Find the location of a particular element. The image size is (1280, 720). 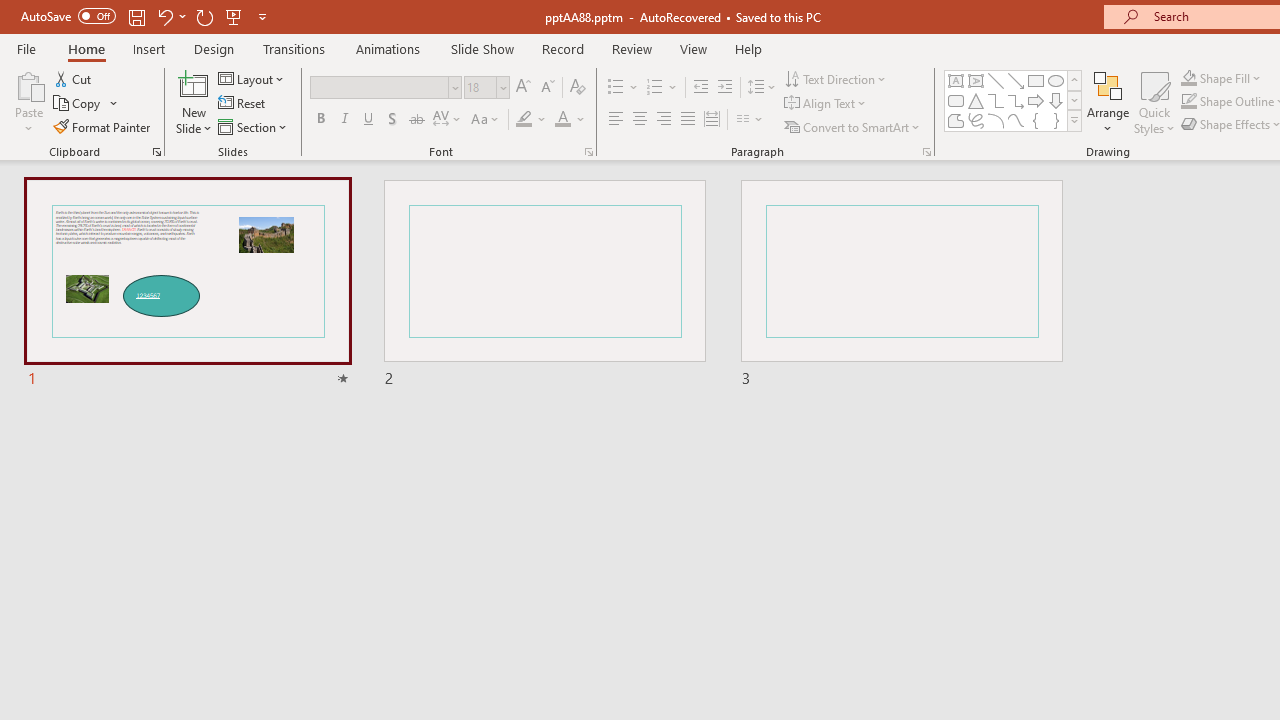

'Shape Outline Teal, Accent 1' is located at coordinates (1189, 101).